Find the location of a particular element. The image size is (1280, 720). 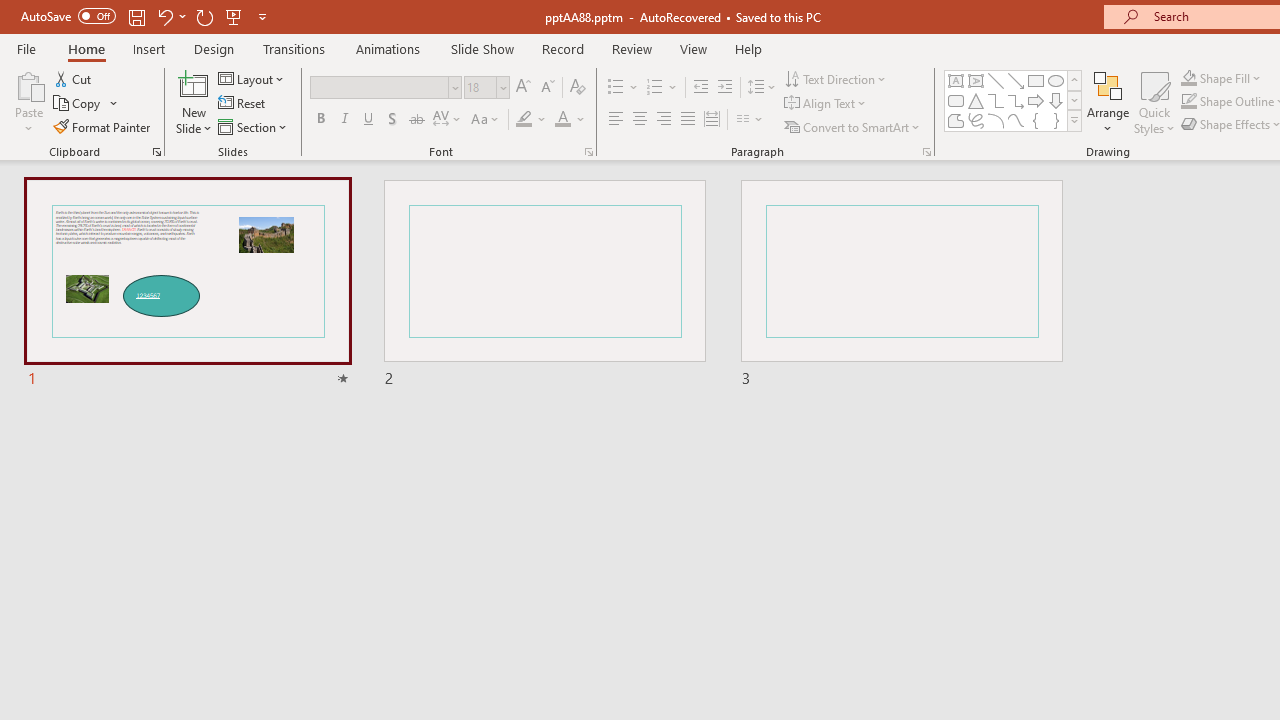

'Shape Outline Teal, Accent 1' is located at coordinates (1189, 101).